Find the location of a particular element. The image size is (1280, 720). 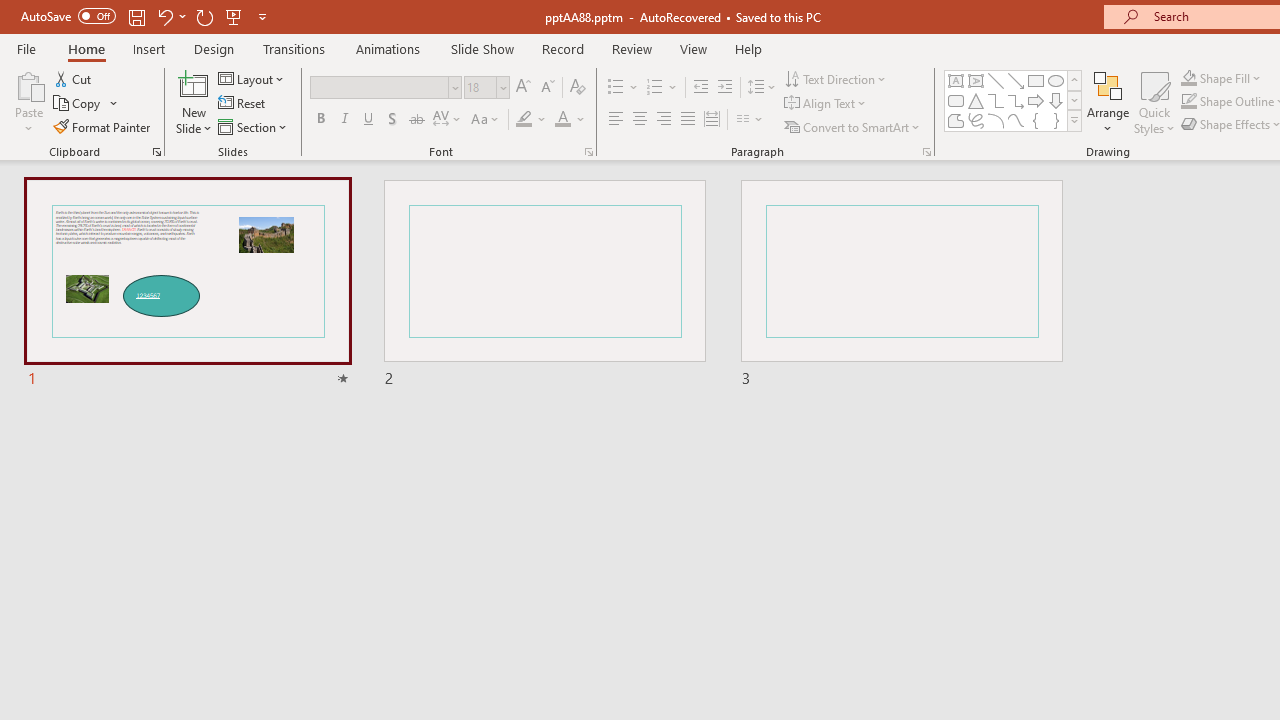

'Shape Outline Teal, Accent 1' is located at coordinates (1189, 101).